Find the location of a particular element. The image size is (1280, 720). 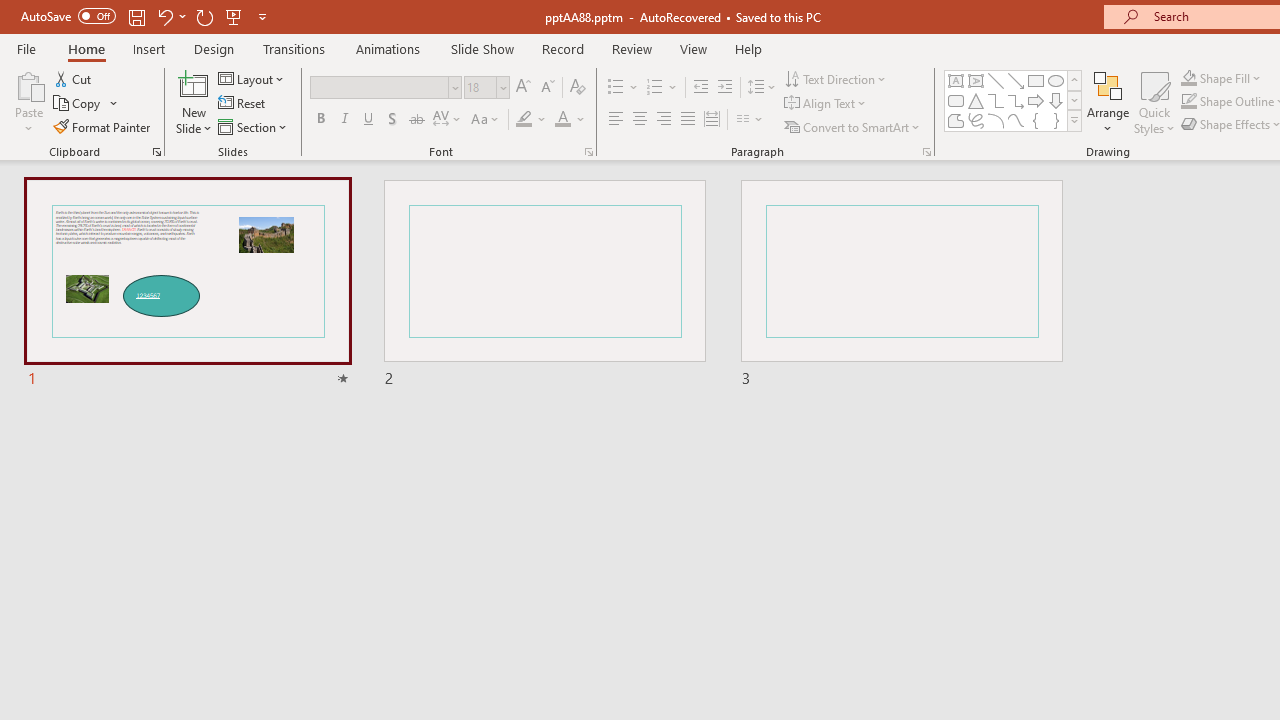

'Shape Outline Teal, Accent 1' is located at coordinates (1189, 101).